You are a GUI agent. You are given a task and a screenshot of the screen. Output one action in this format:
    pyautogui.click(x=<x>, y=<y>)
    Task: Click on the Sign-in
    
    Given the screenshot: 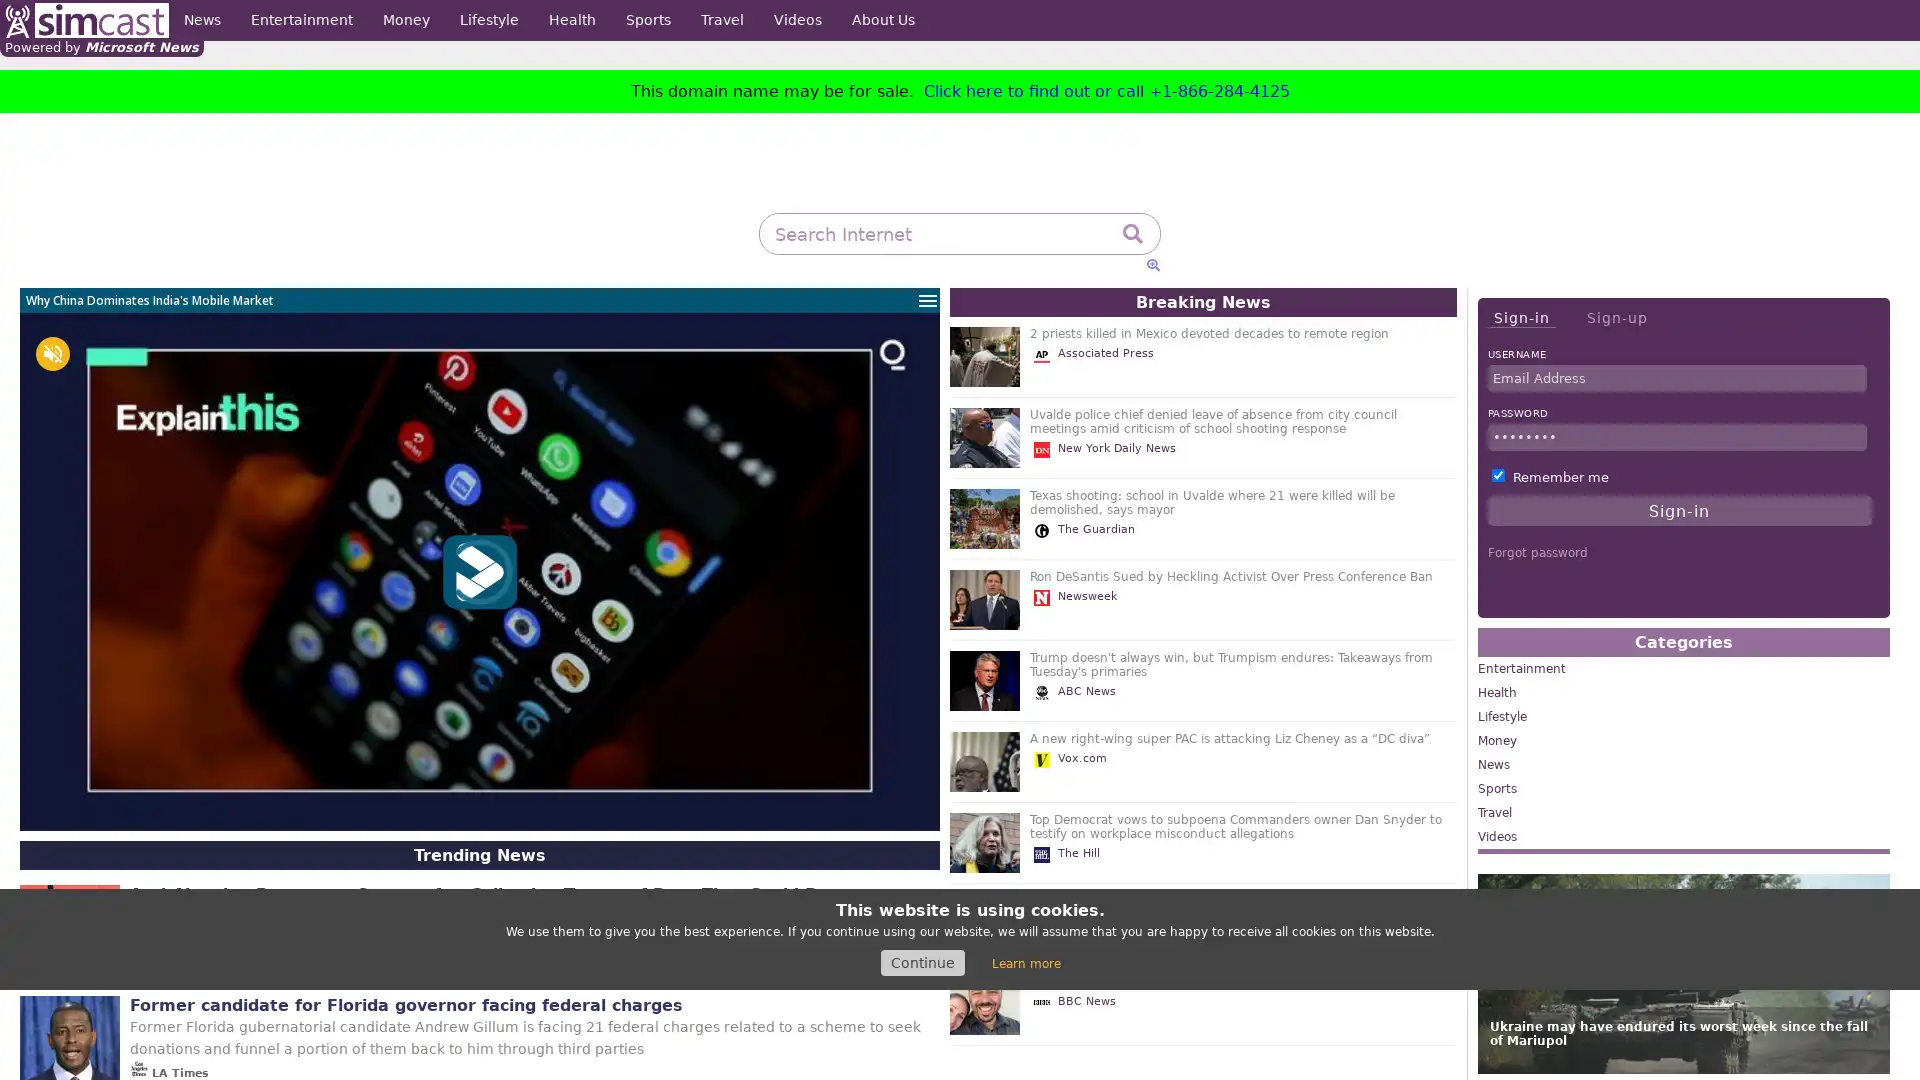 What is the action you would take?
    pyautogui.click(x=1679, y=509)
    